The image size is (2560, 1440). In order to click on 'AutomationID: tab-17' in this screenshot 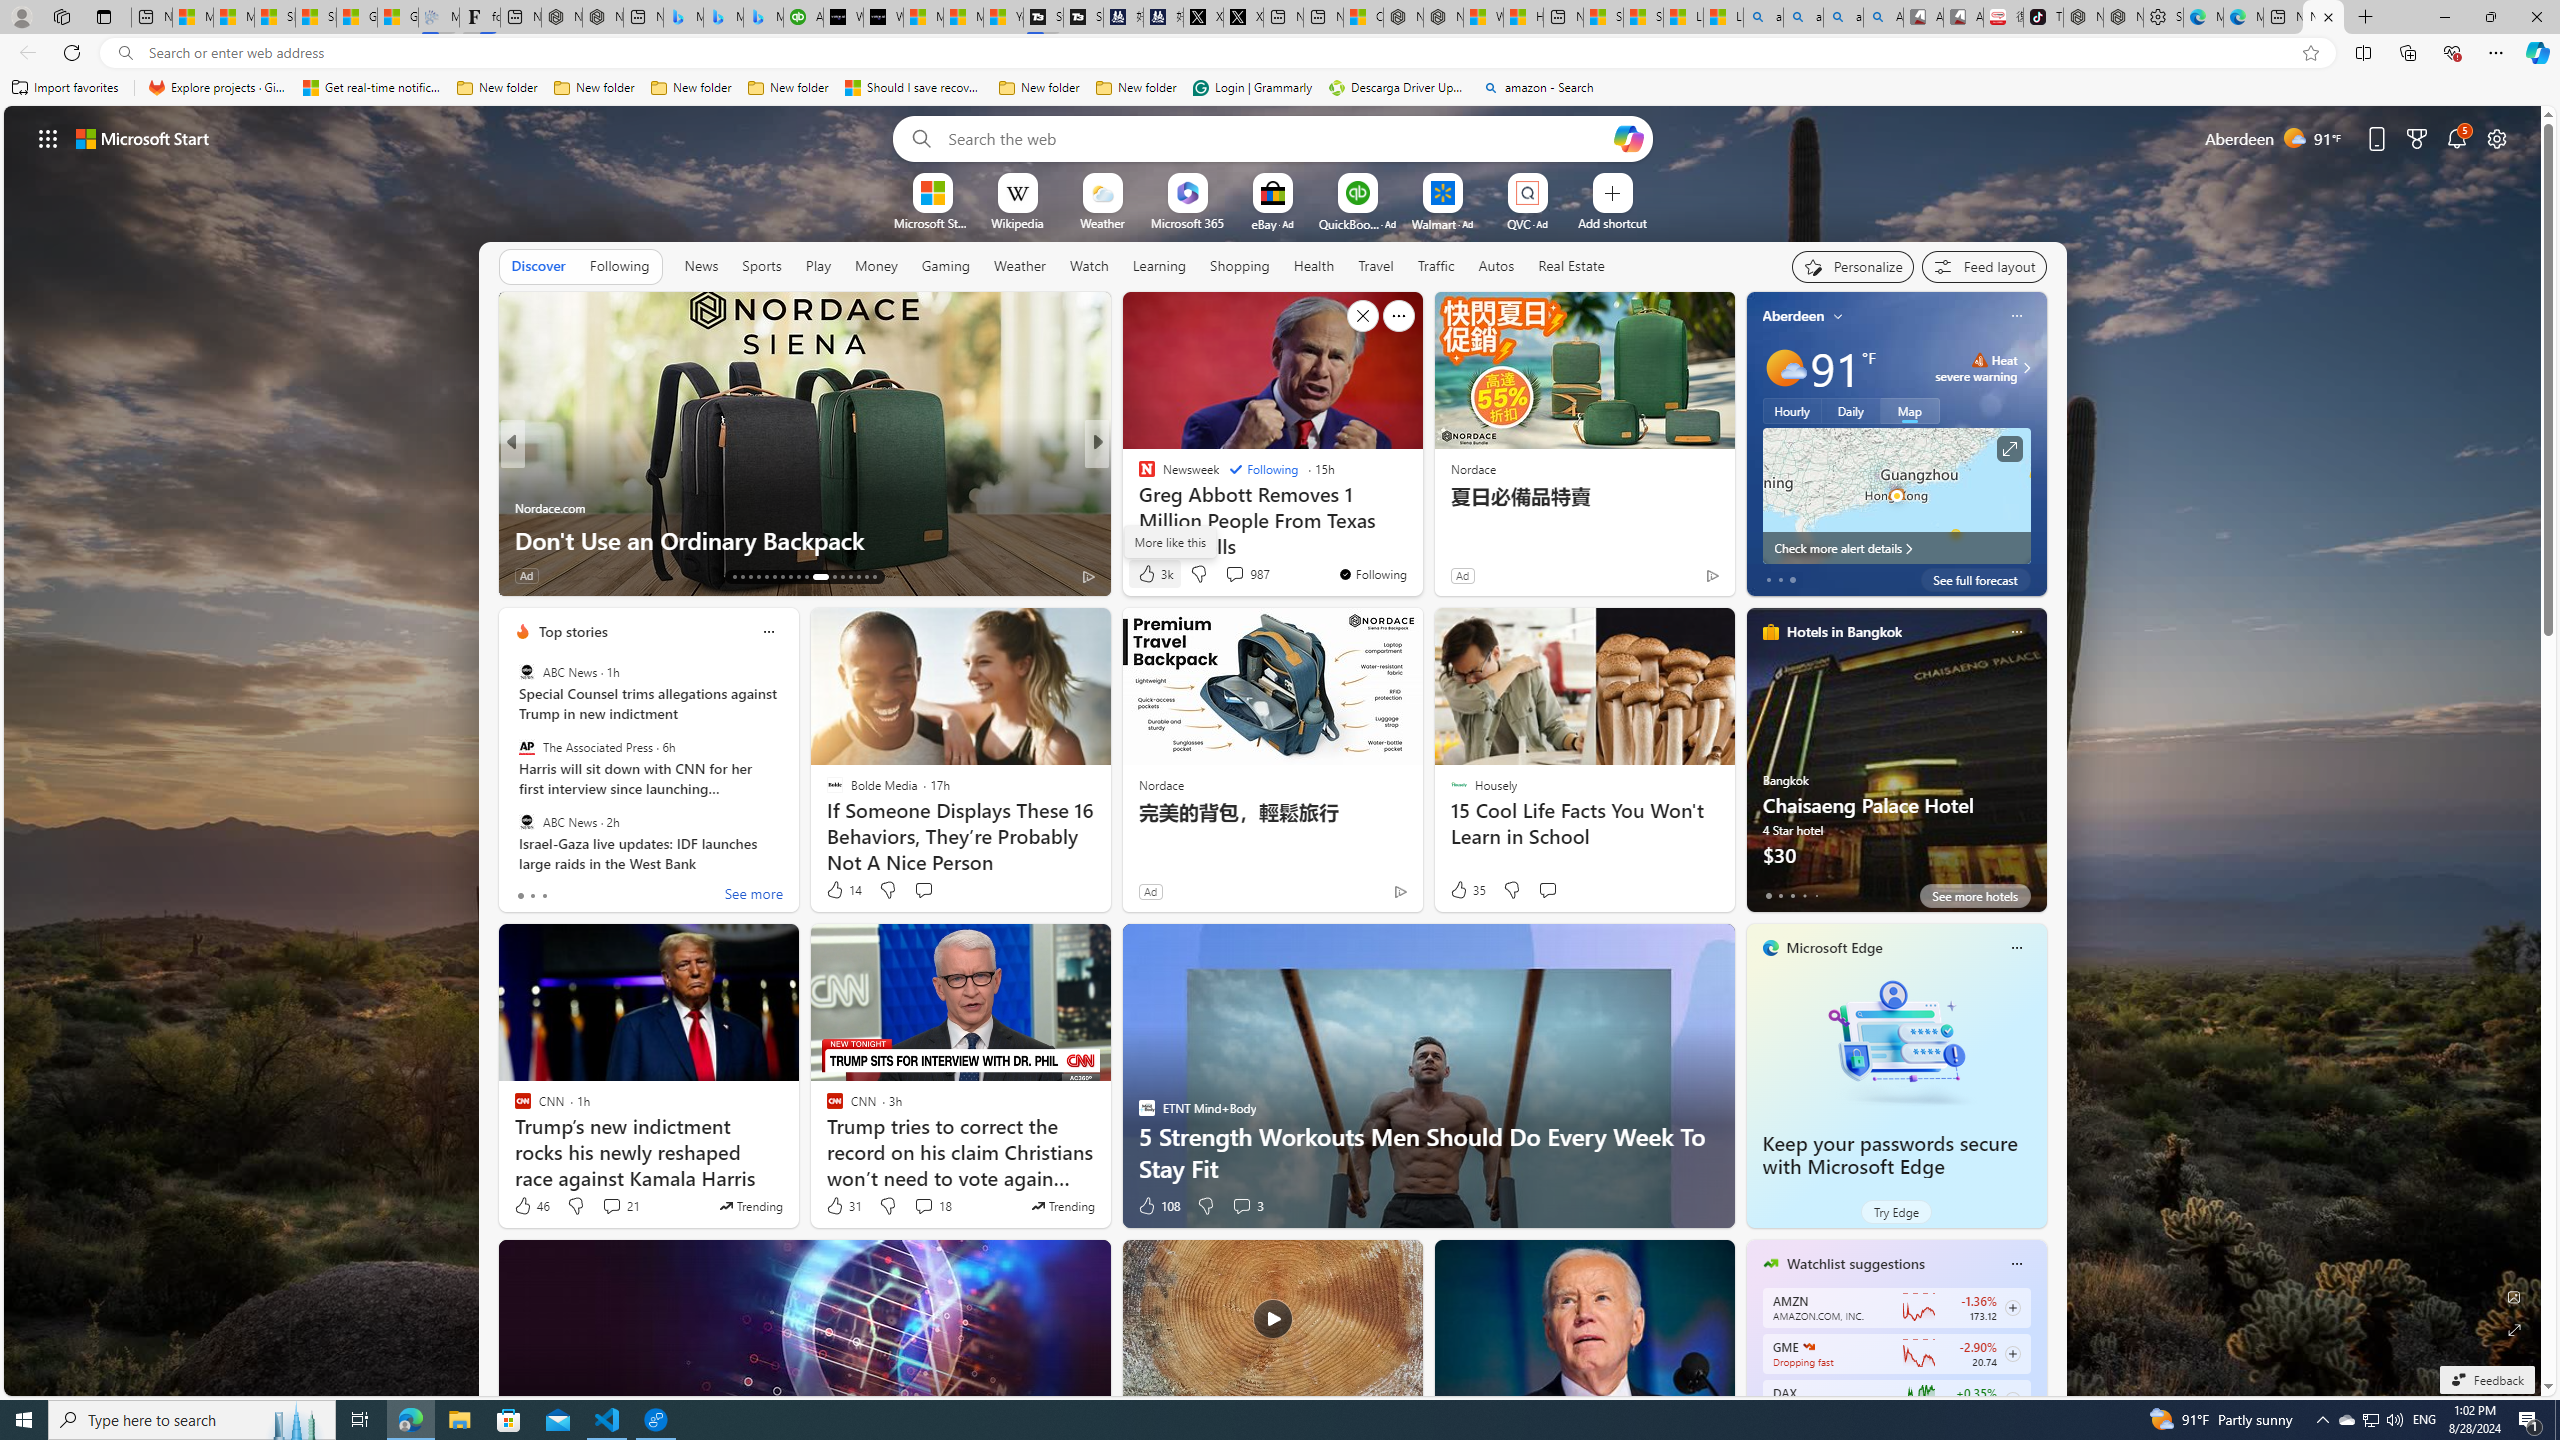, I will do `click(766, 577)`.